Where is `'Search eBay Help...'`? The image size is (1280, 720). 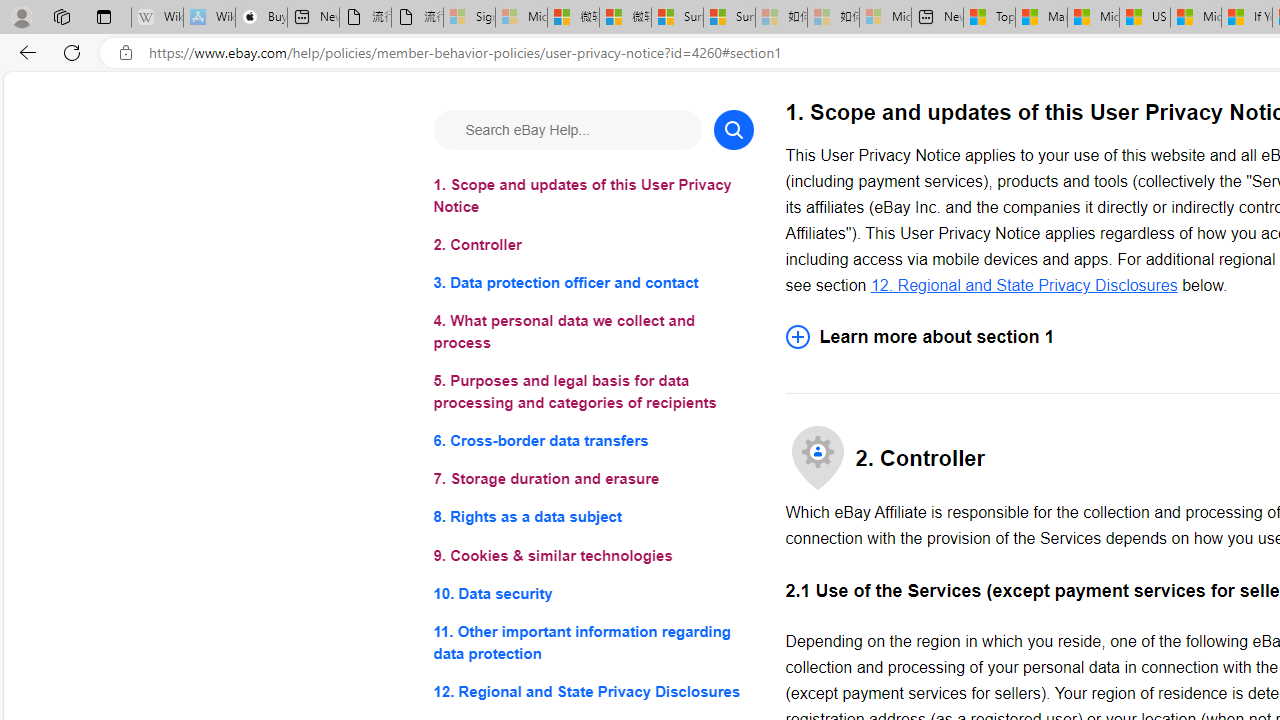
'Search eBay Help...' is located at coordinates (566, 129).